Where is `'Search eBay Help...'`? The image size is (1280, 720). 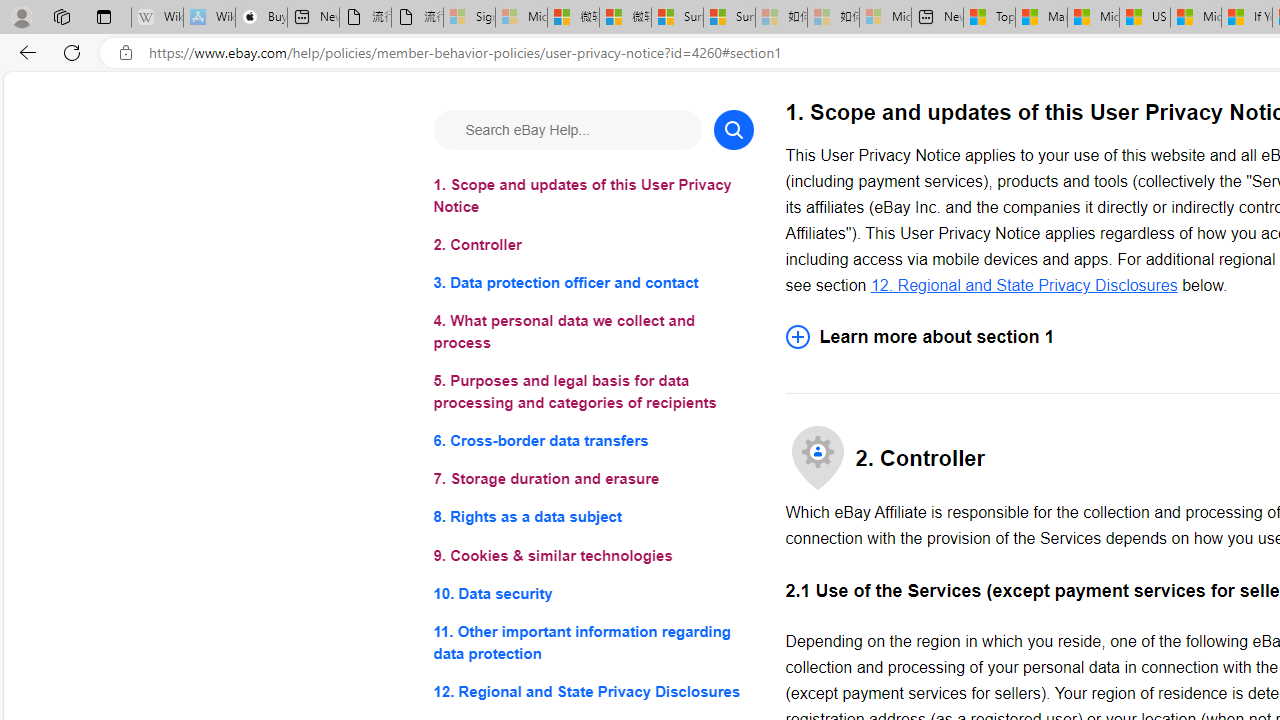
'Search eBay Help...' is located at coordinates (566, 129).